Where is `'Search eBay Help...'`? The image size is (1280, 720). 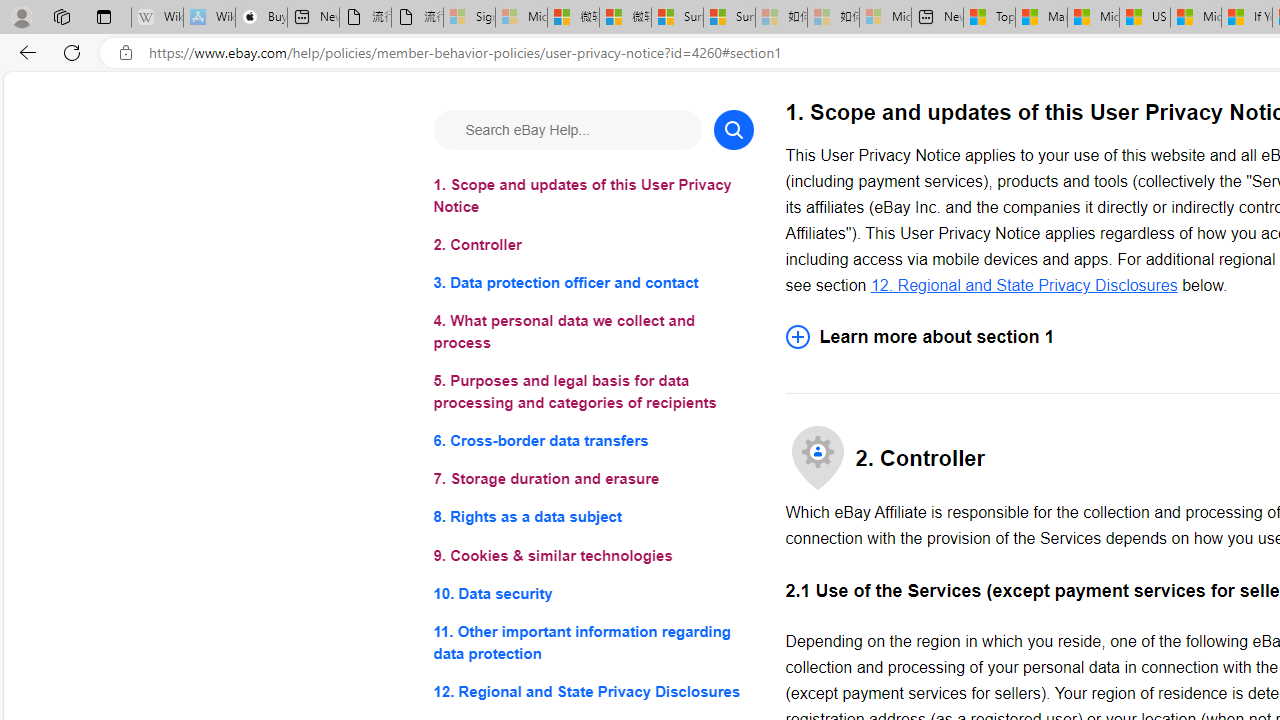
'Search eBay Help...' is located at coordinates (566, 129).